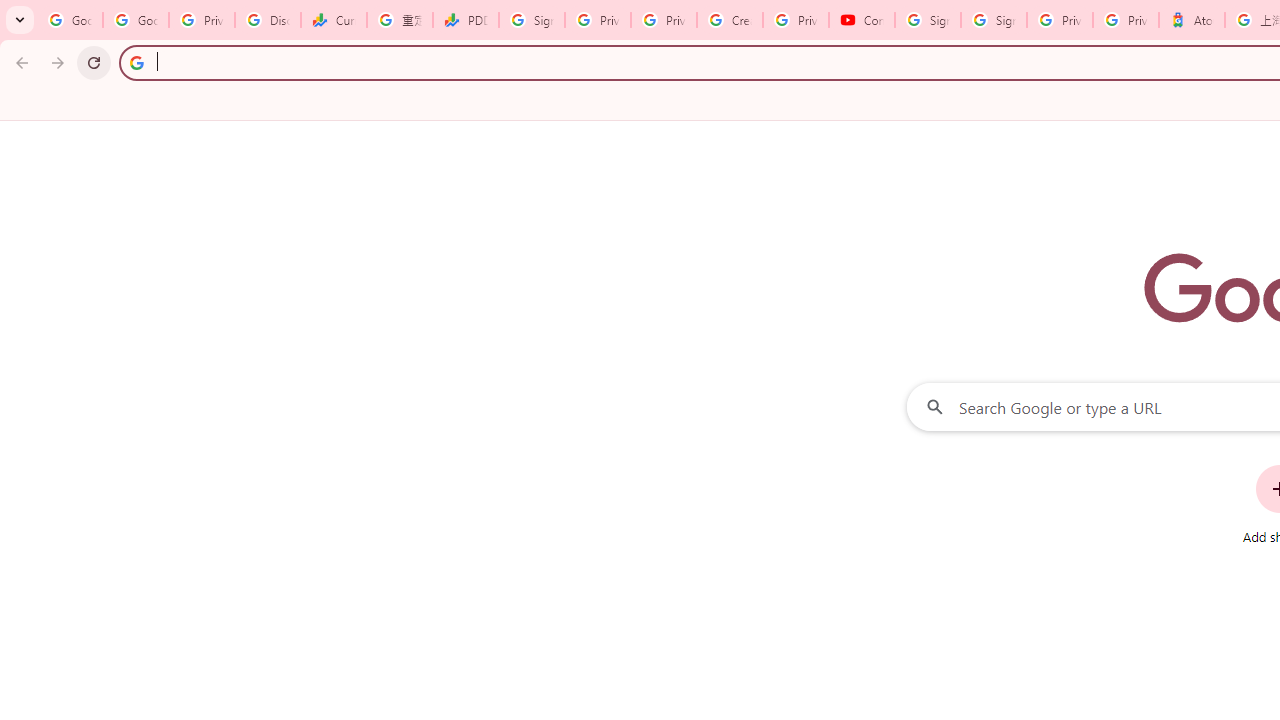  I want to click on 'Currencies - Google Finance', so click(334, 20).